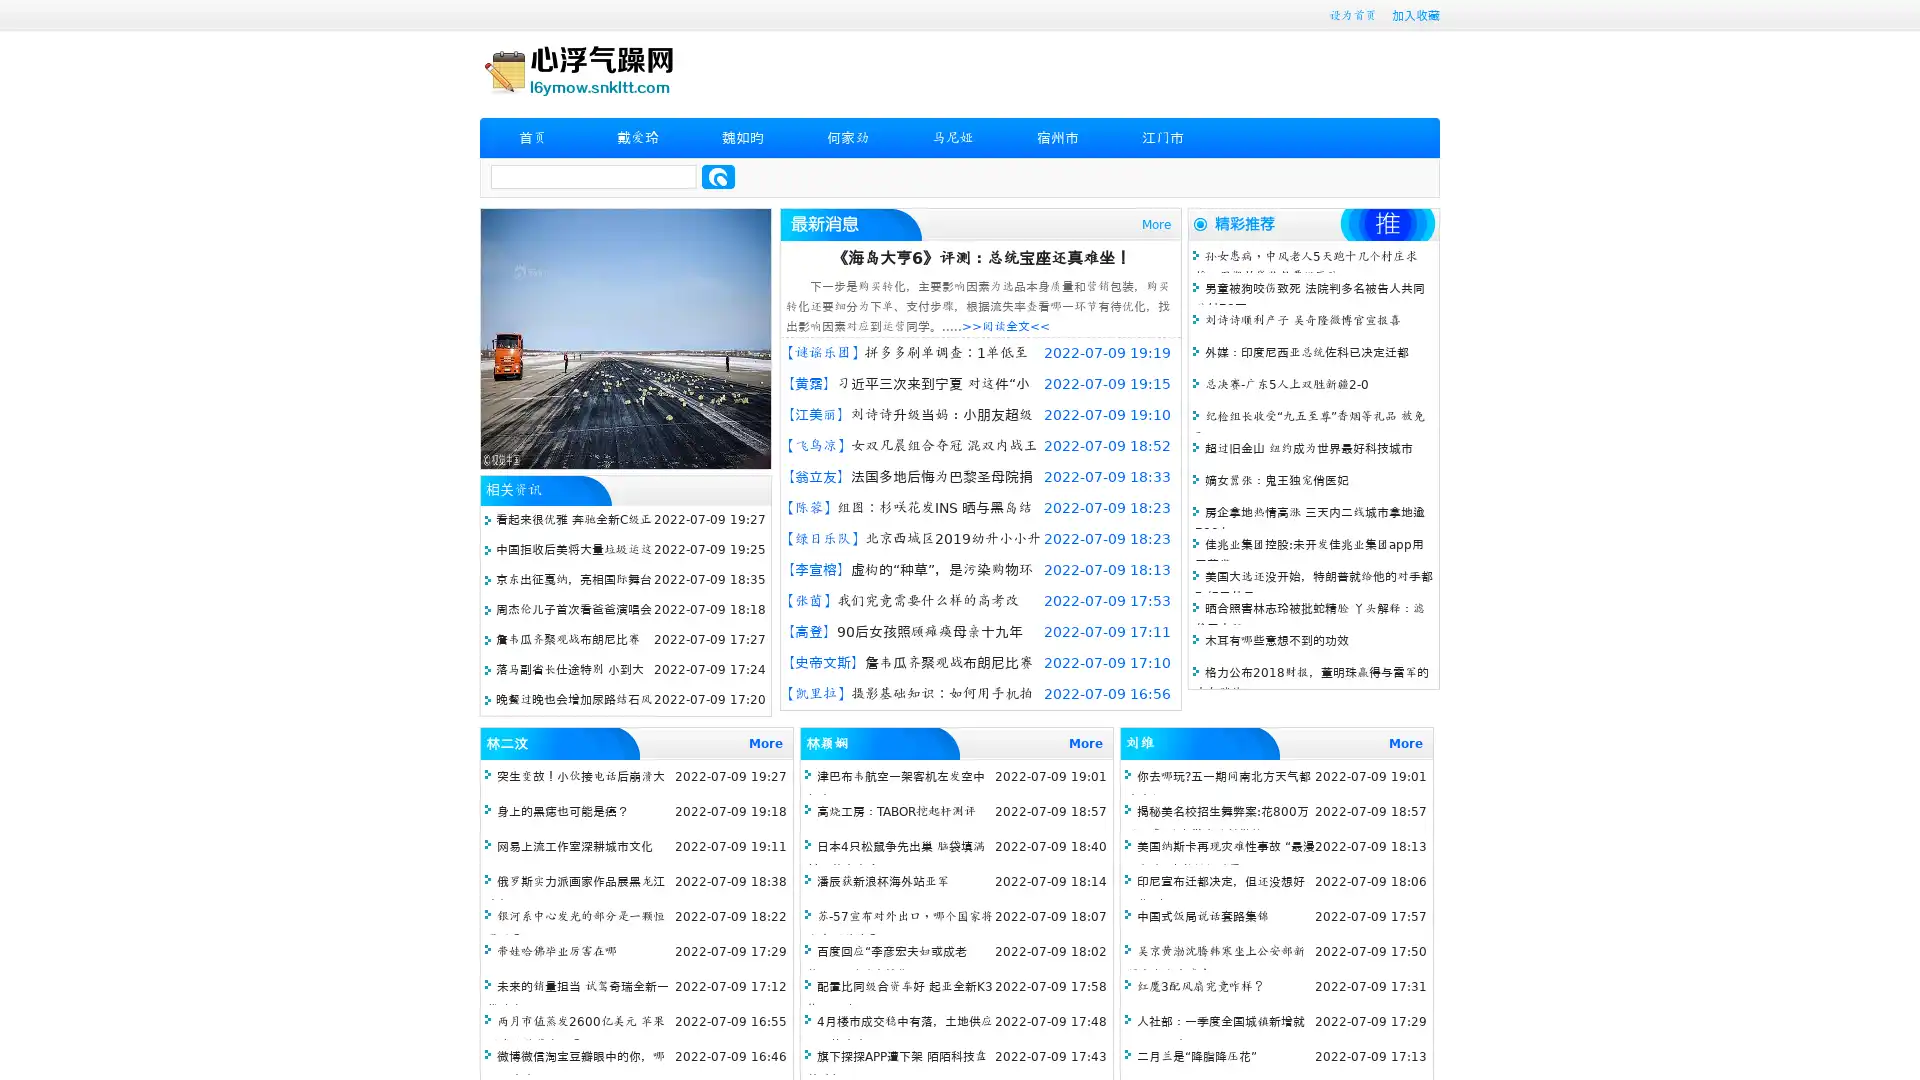 The height and width of the screenshot is (1080, 1920). What do you see at coordinates (718, 176) in the screenshot?
I see `Search` at bounding box center [718, 176].